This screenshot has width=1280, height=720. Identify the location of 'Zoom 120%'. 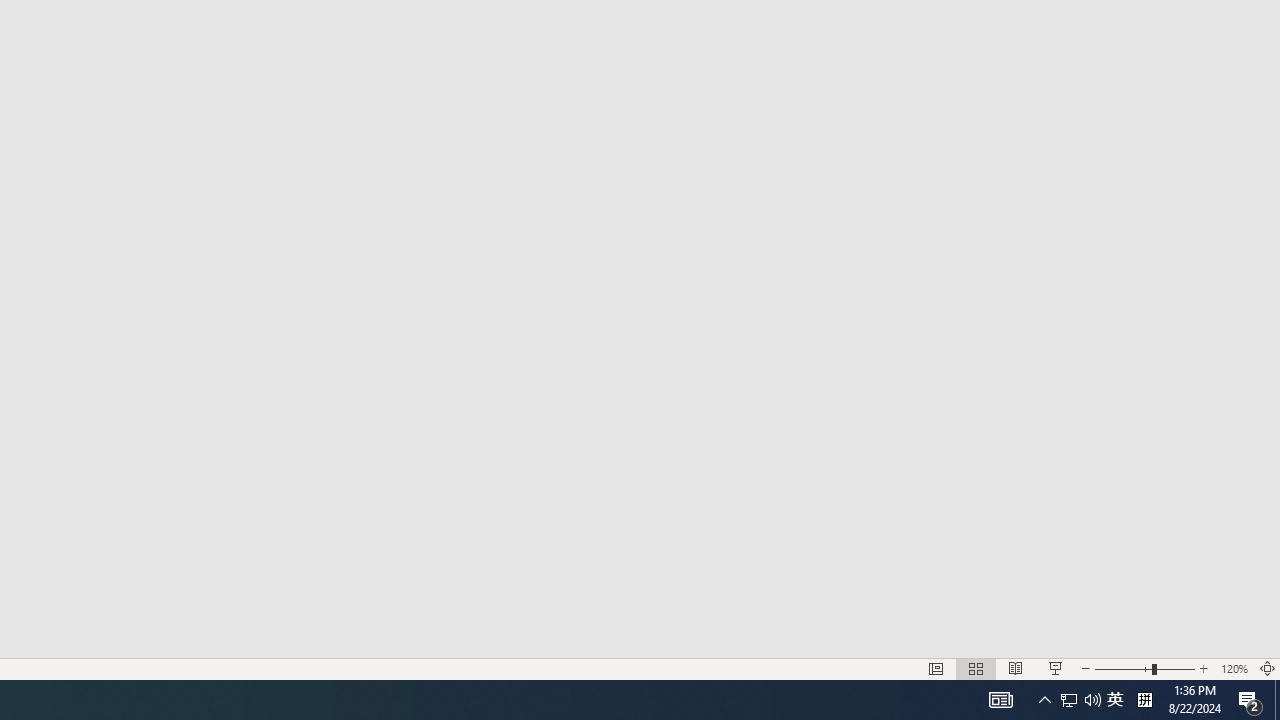
(1233, 669).